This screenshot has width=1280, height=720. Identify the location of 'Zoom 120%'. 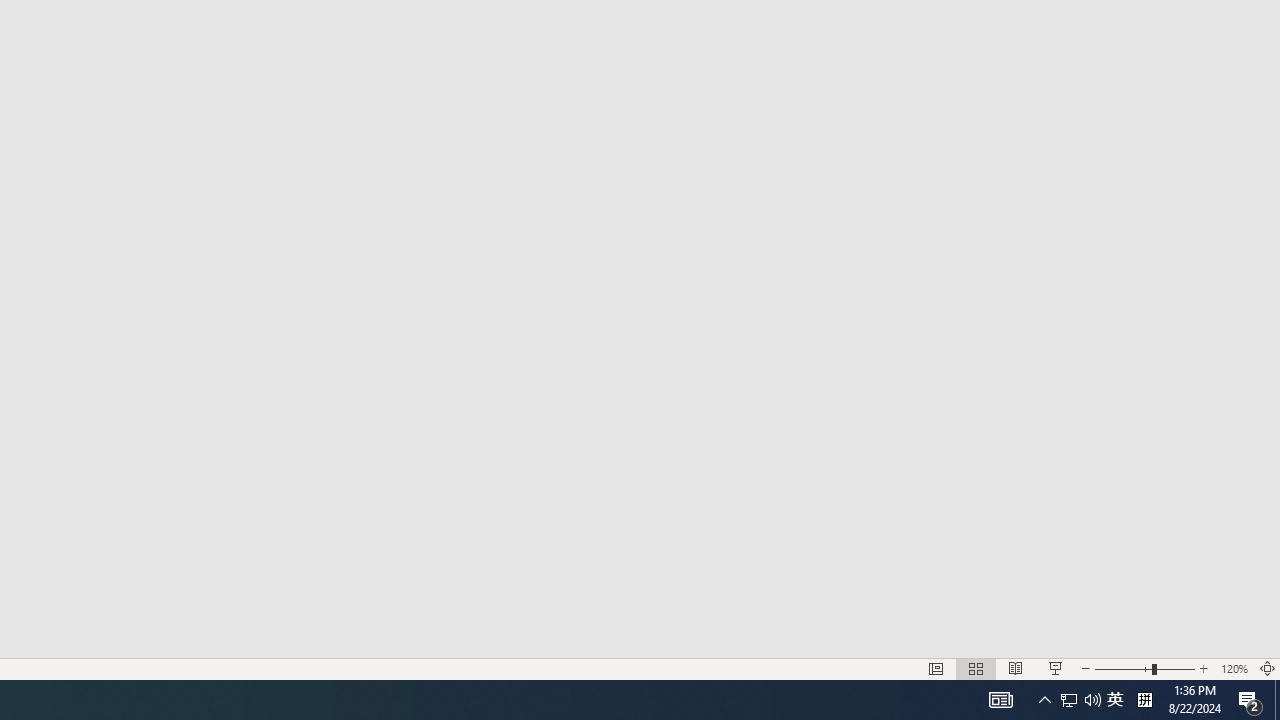
(1233, 669).